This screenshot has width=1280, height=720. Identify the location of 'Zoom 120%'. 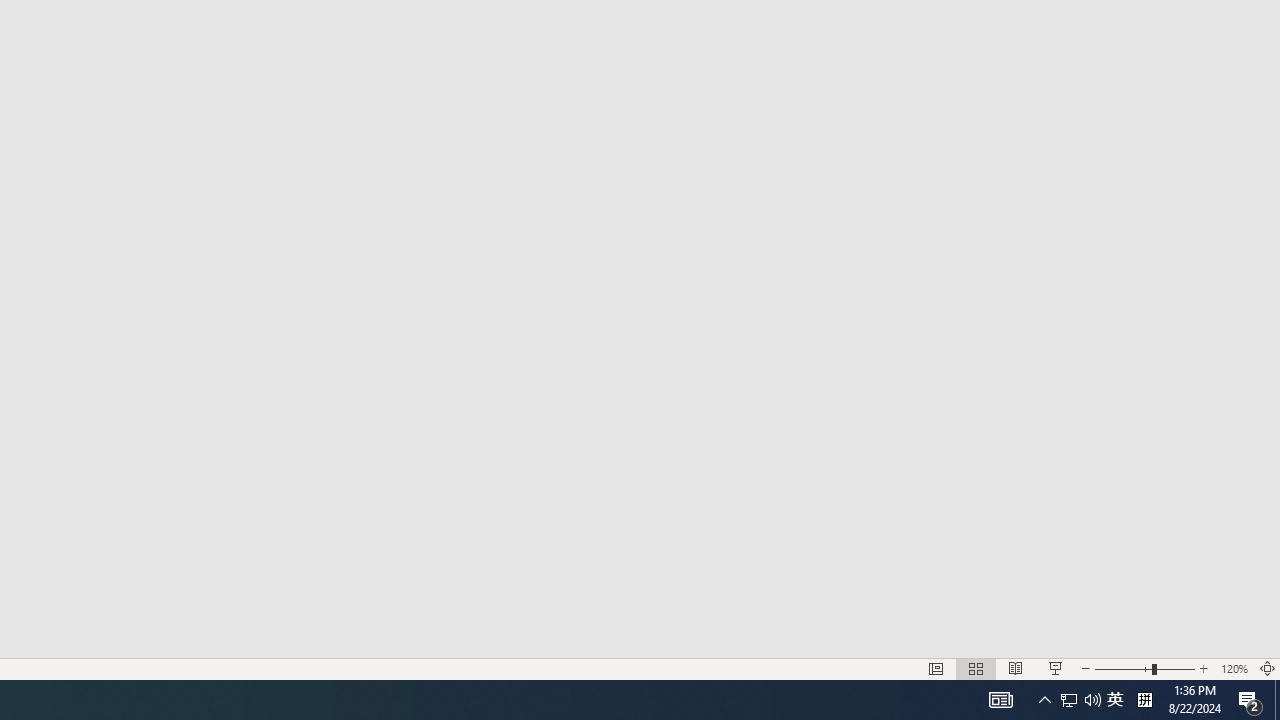
(1233, 669).